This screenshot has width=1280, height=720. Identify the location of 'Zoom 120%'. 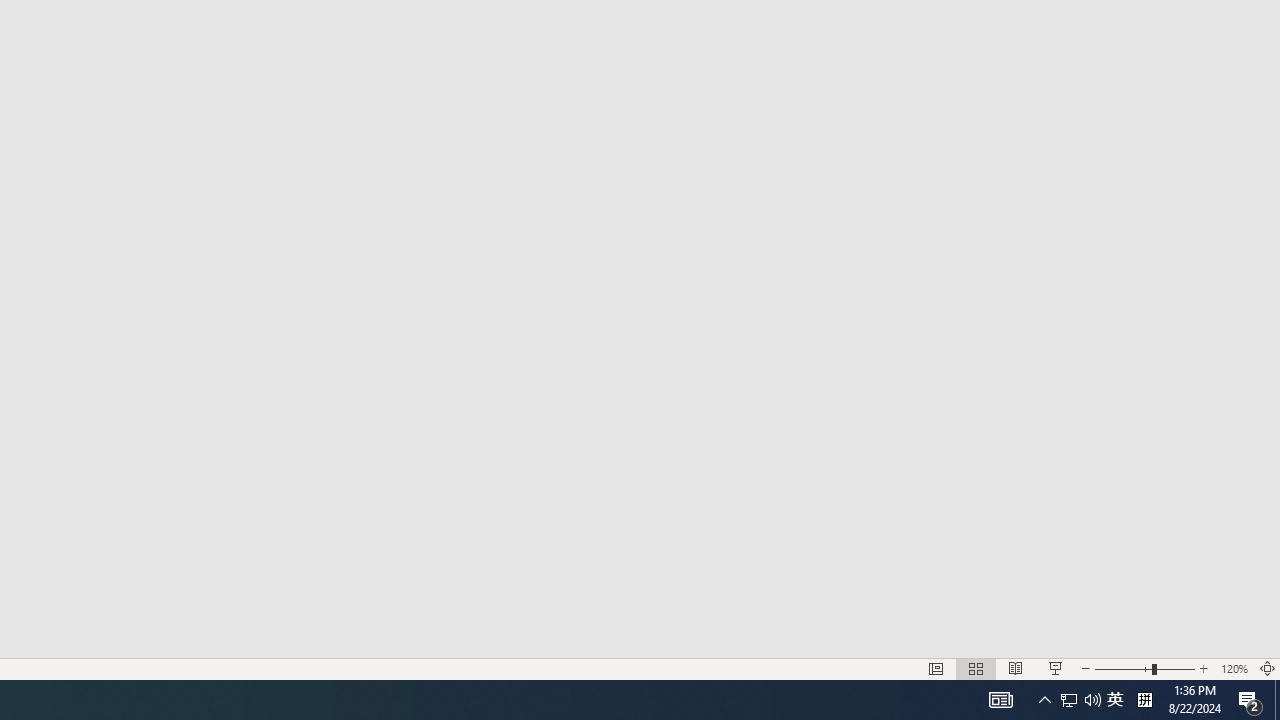
(1233, 669).